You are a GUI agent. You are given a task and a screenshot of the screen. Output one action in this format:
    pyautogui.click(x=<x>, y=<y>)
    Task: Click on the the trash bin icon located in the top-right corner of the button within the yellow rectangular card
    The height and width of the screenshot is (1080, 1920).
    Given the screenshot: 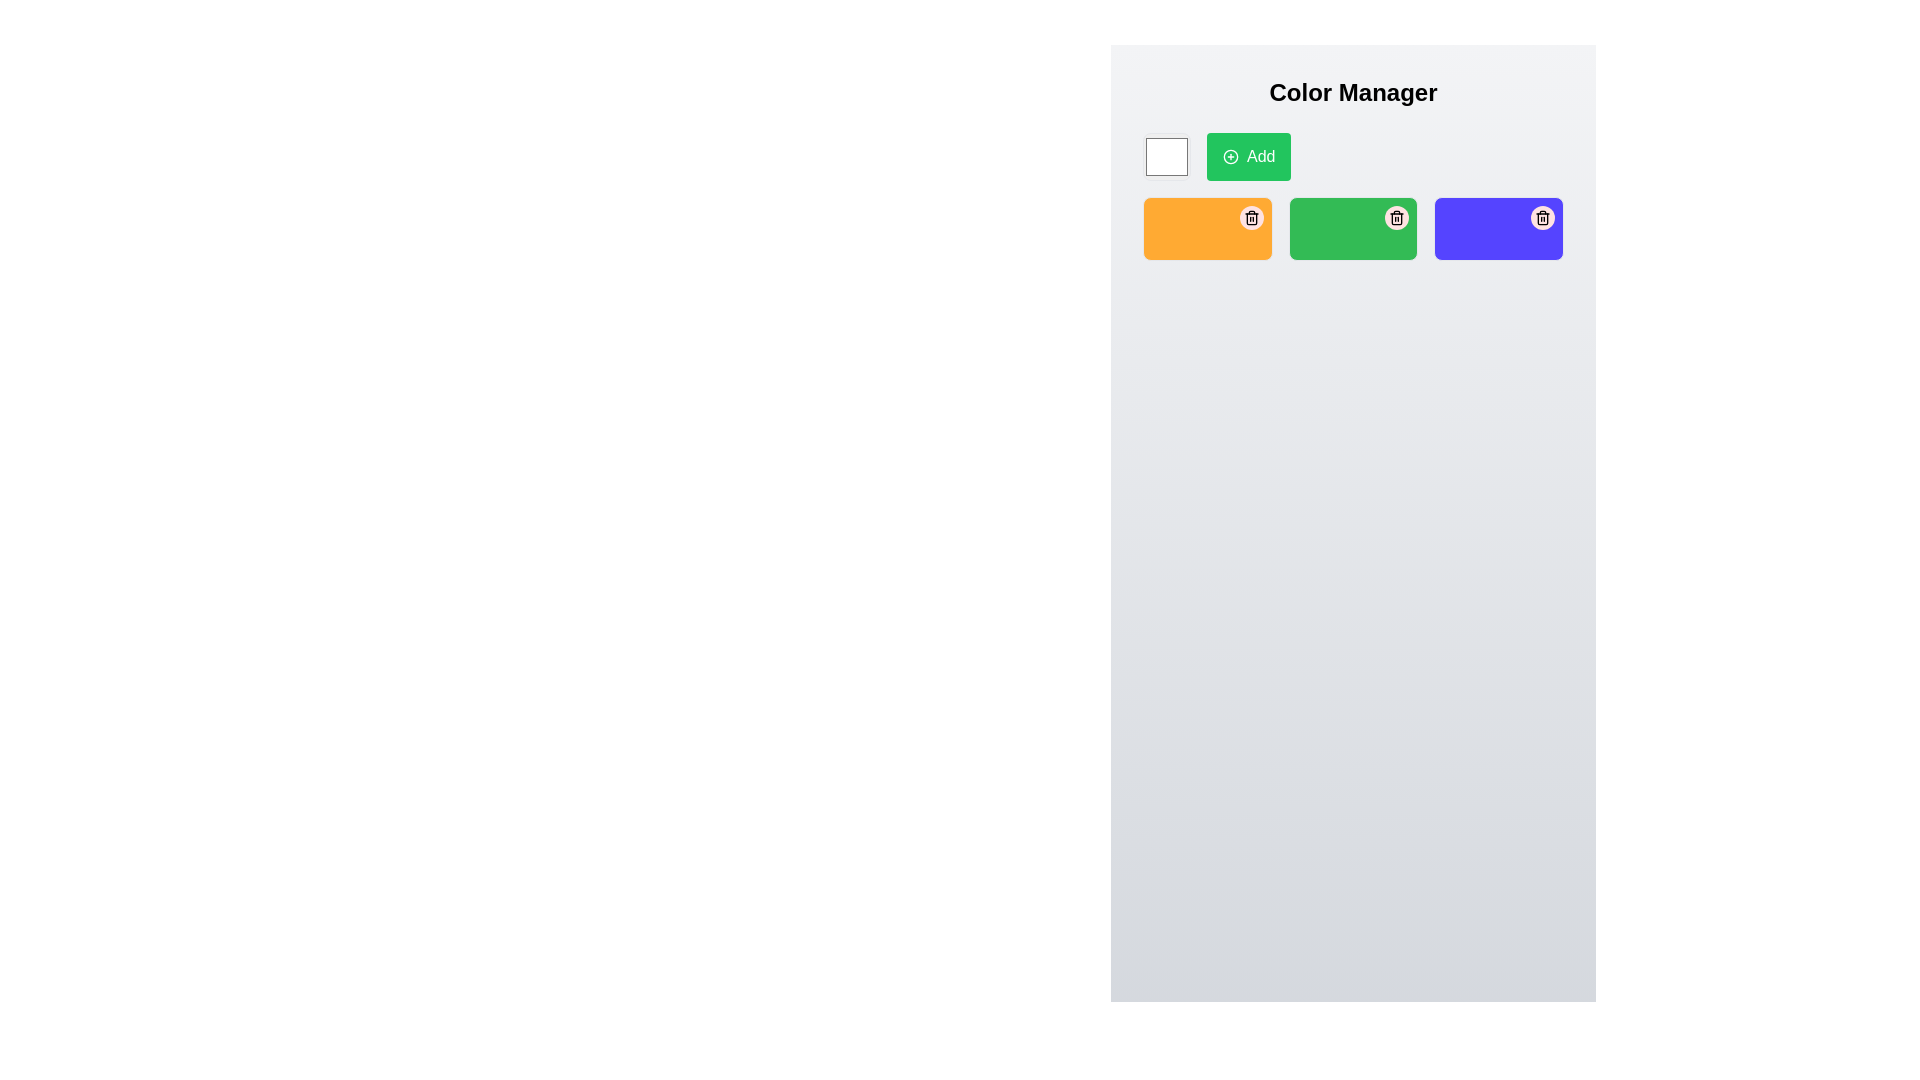 What is the action you would take?
    pyautogui.click(x=1250, y=218)
    